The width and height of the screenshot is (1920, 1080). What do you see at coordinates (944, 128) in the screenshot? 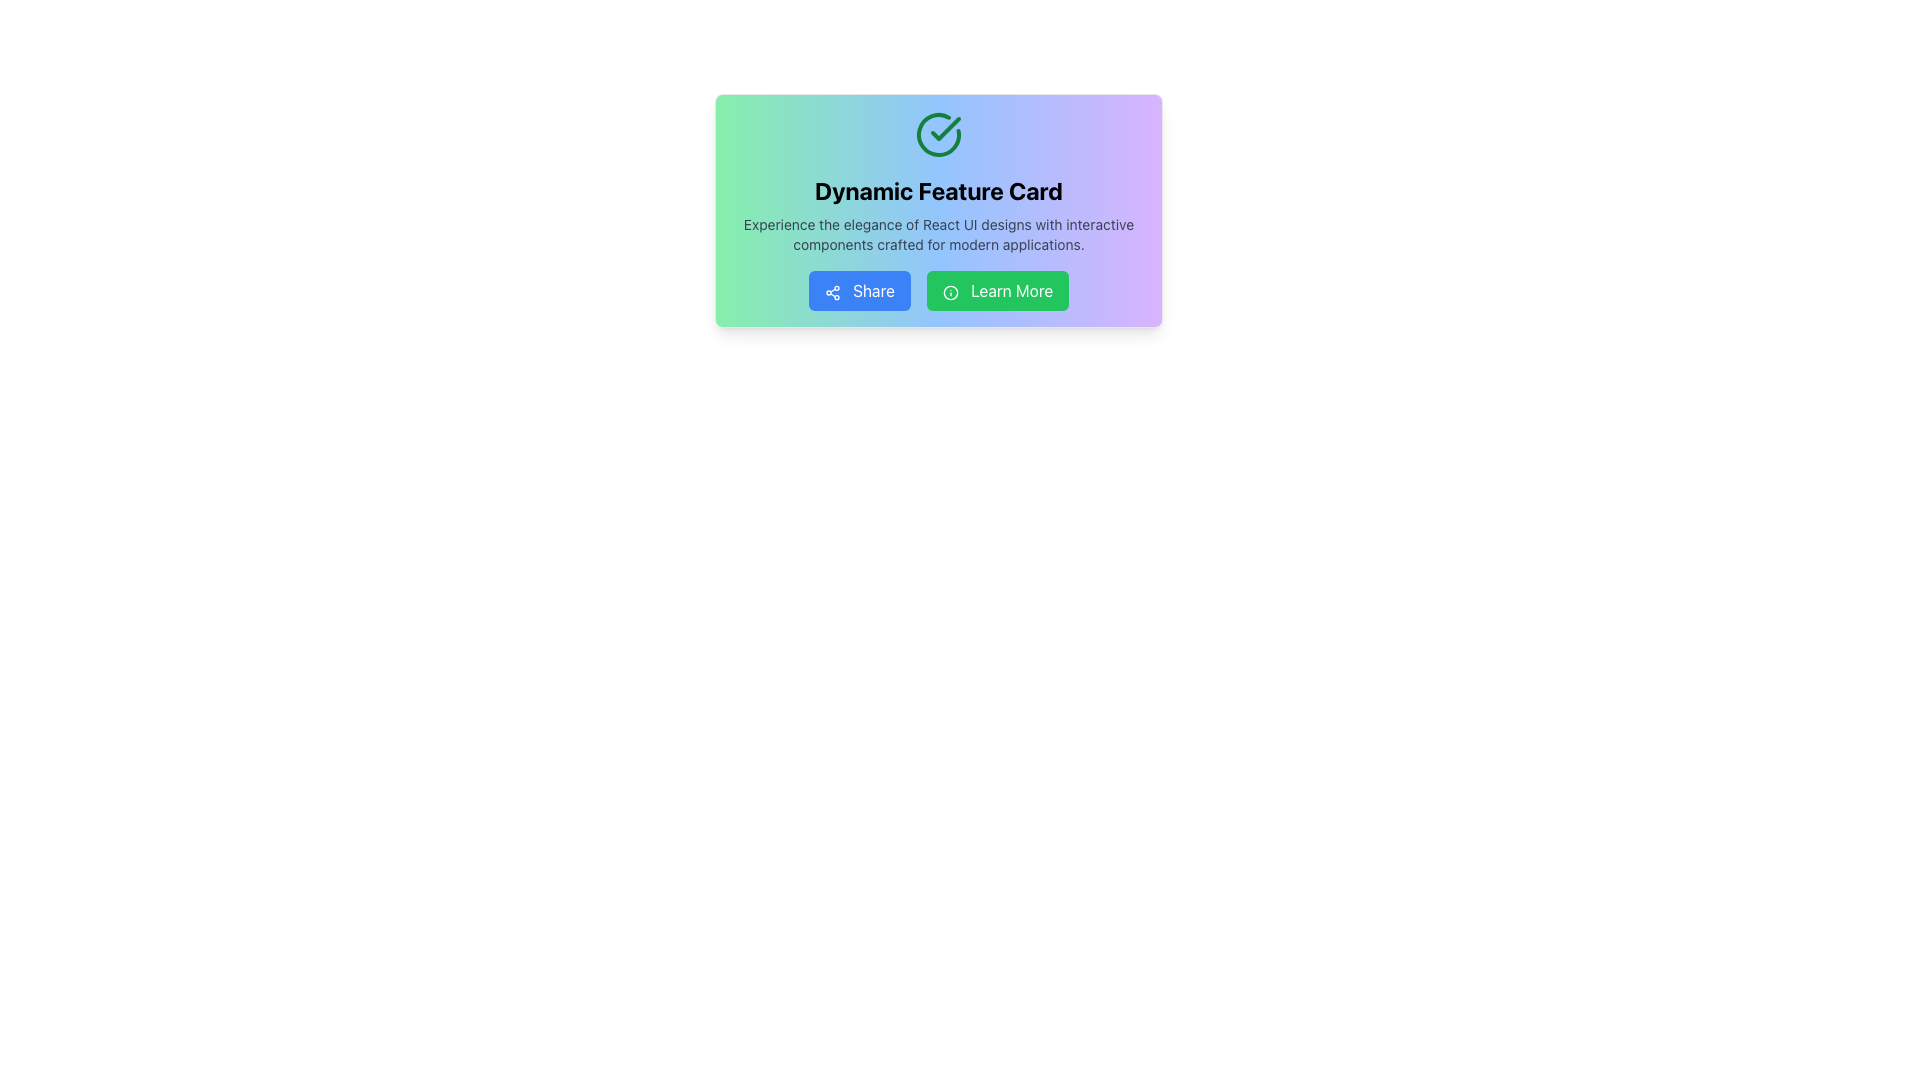
I see `the green circle icon that signifies completion or success status, located at the top center of the card above the title text` at bounding box center [944, 128].